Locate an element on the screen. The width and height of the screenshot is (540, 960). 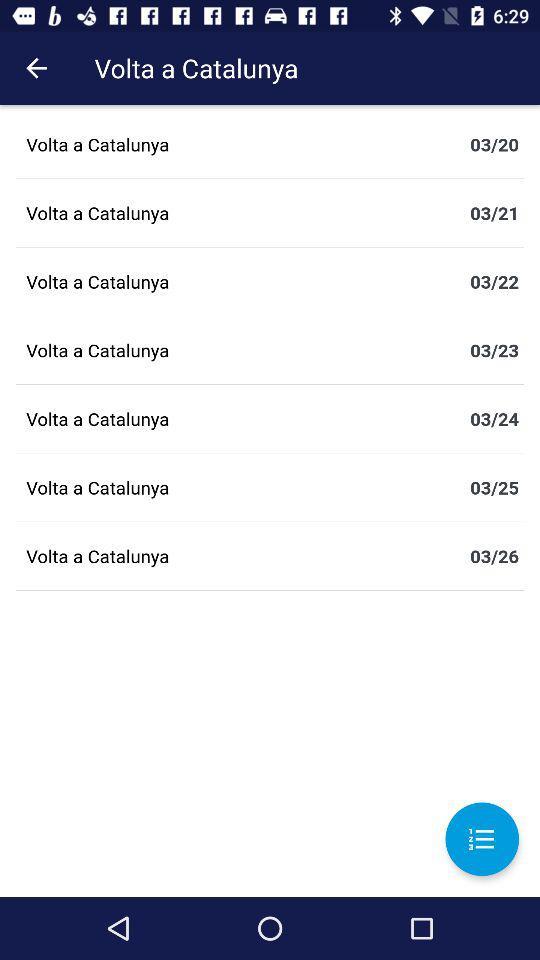
the item above the volta a catalunya icon is located at coordinates (36, 68).